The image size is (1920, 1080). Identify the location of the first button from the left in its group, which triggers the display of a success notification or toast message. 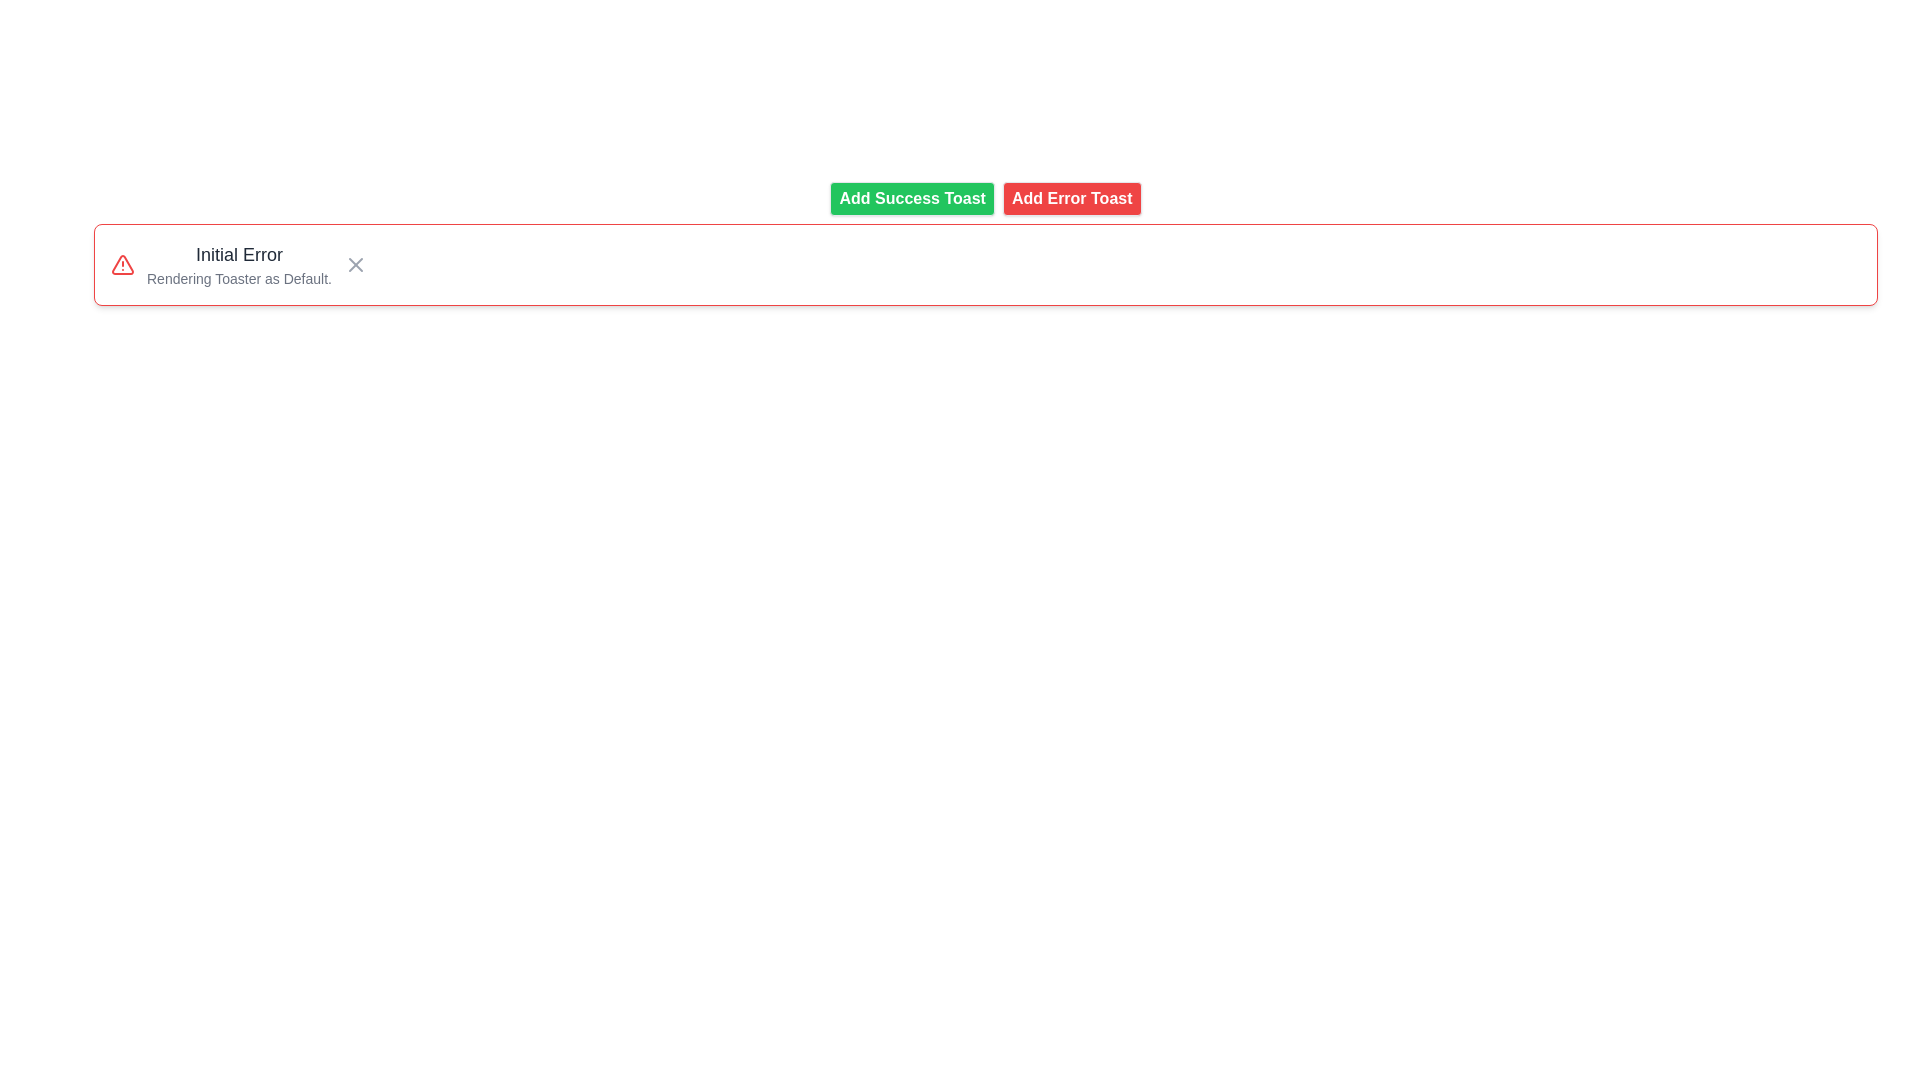
(911, 199).